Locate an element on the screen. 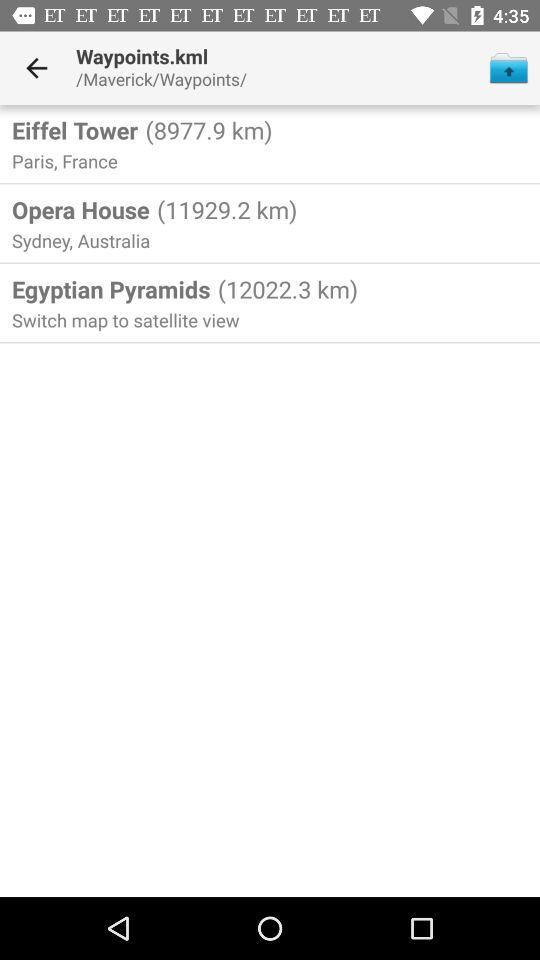  the  (11929.2 km) icon is located at coordinates (223, 209).